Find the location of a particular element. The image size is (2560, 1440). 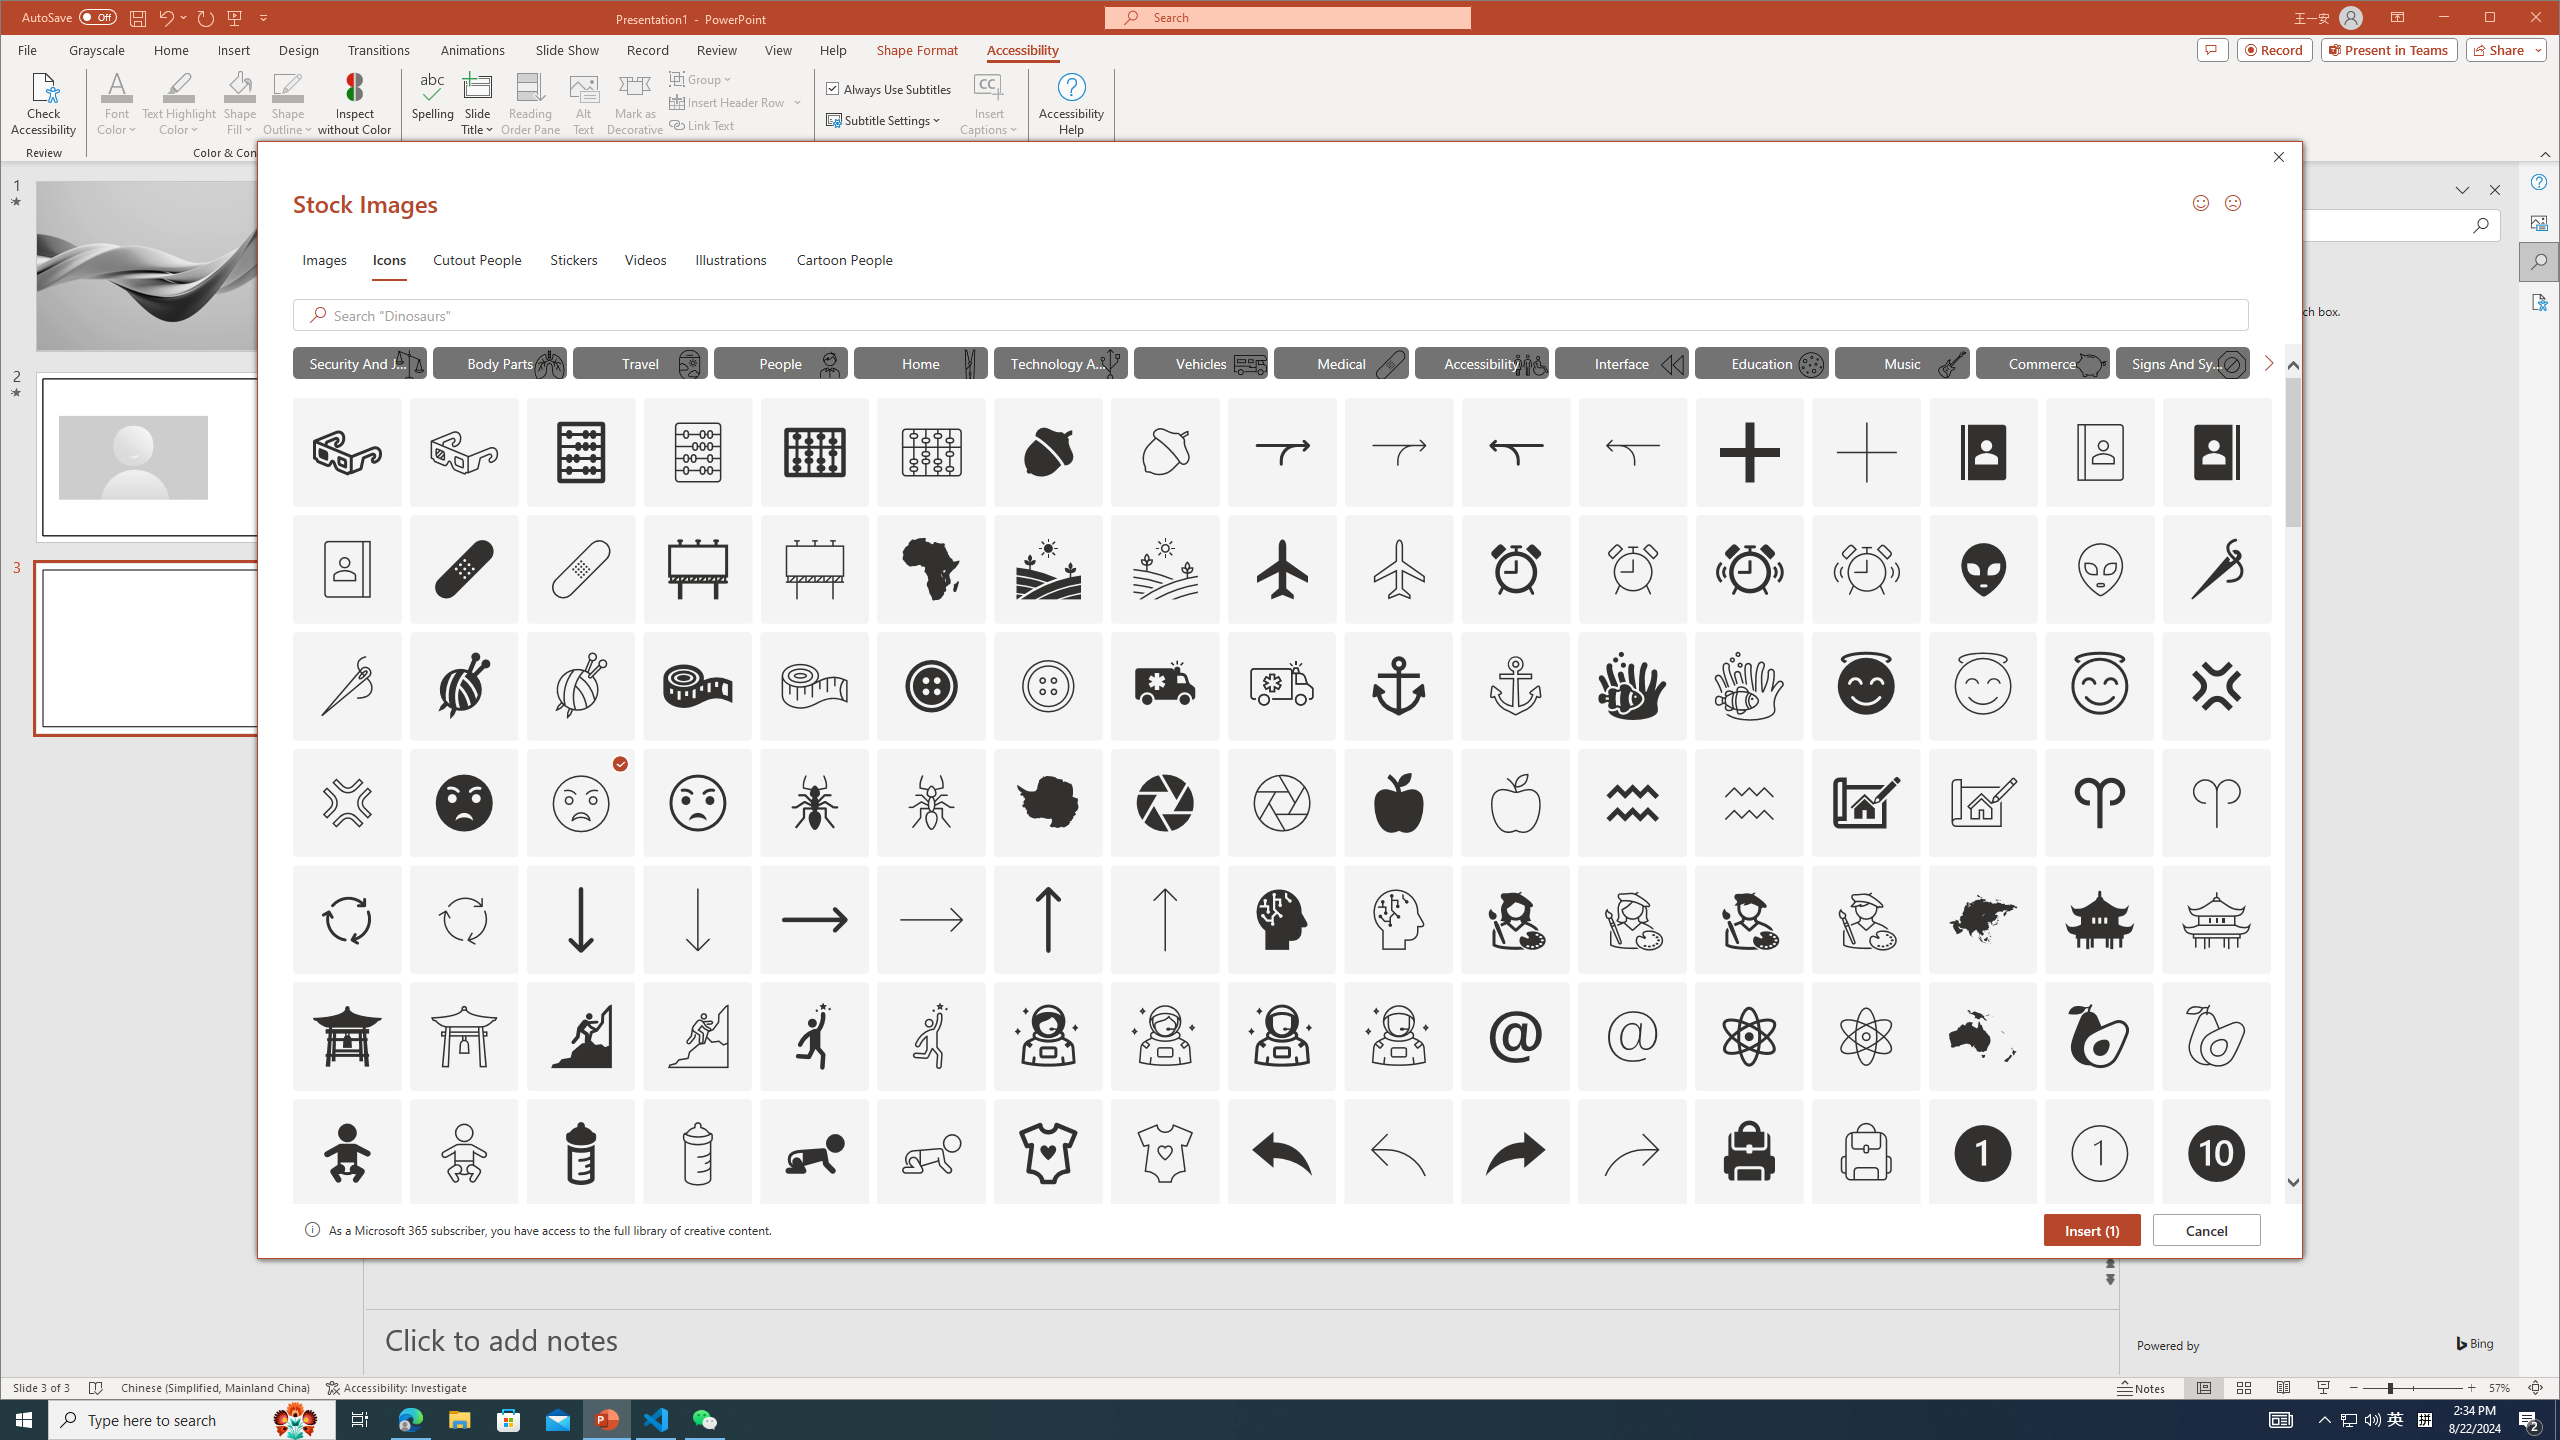

'AutomationID: Icons_AlienFace_M' is located at coordinates (2100, 567).